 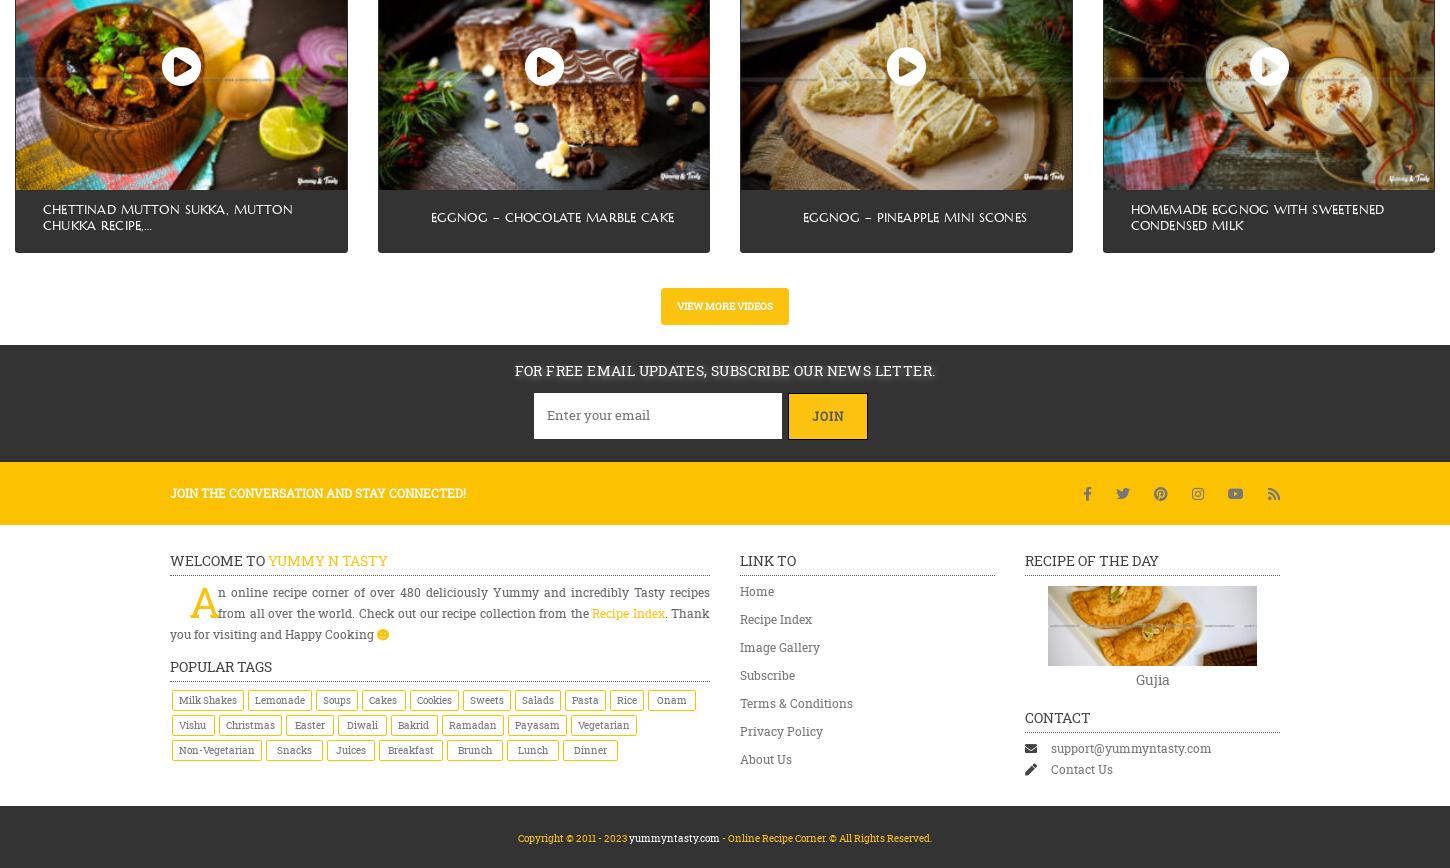 What do you see at coordinates (1257, 217) in the screenshot?
I see `'Homemade Eggnog with Sweetened Condensed Milk'` at bounding box center [1257, 217].